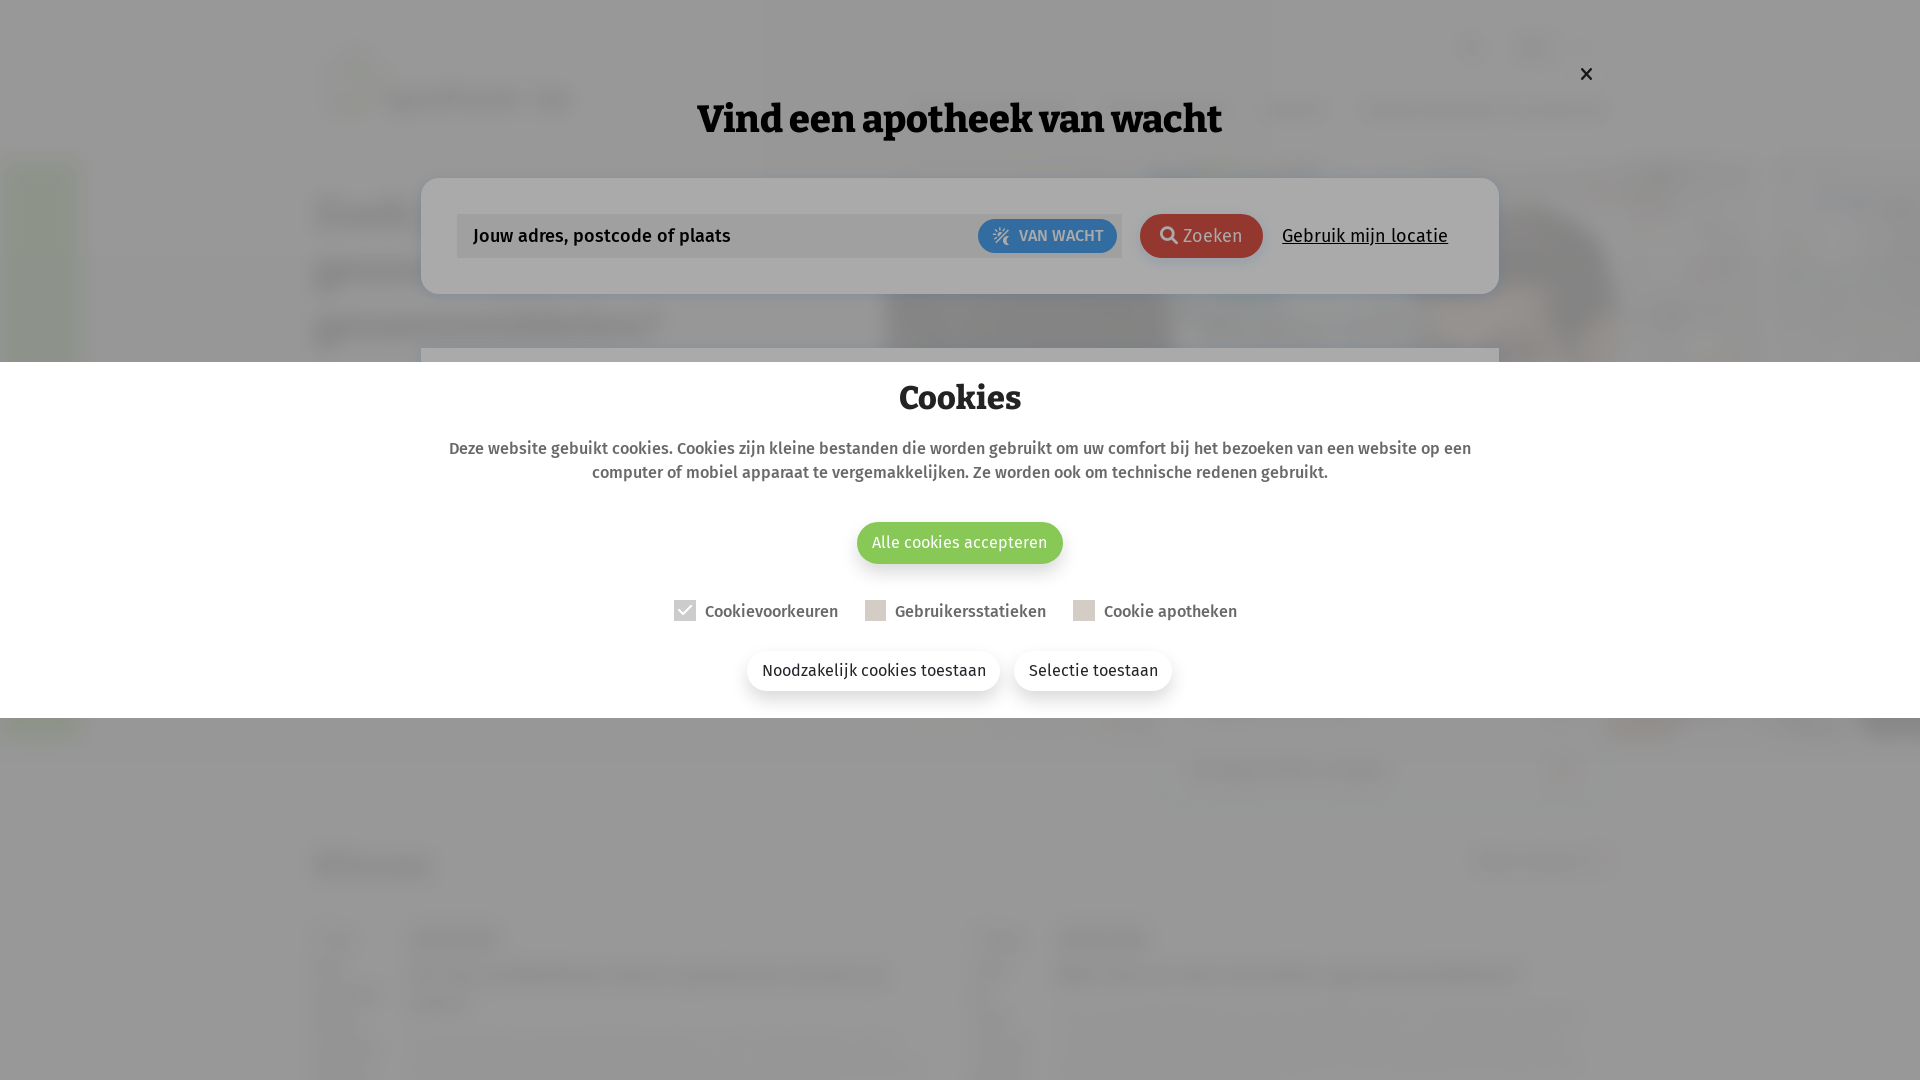 This screenshot has width=1920, height=1080. Describe the element at coordinates (960, 543) in the screenshot. I see `'Alle cookies accepteren'` at that location.